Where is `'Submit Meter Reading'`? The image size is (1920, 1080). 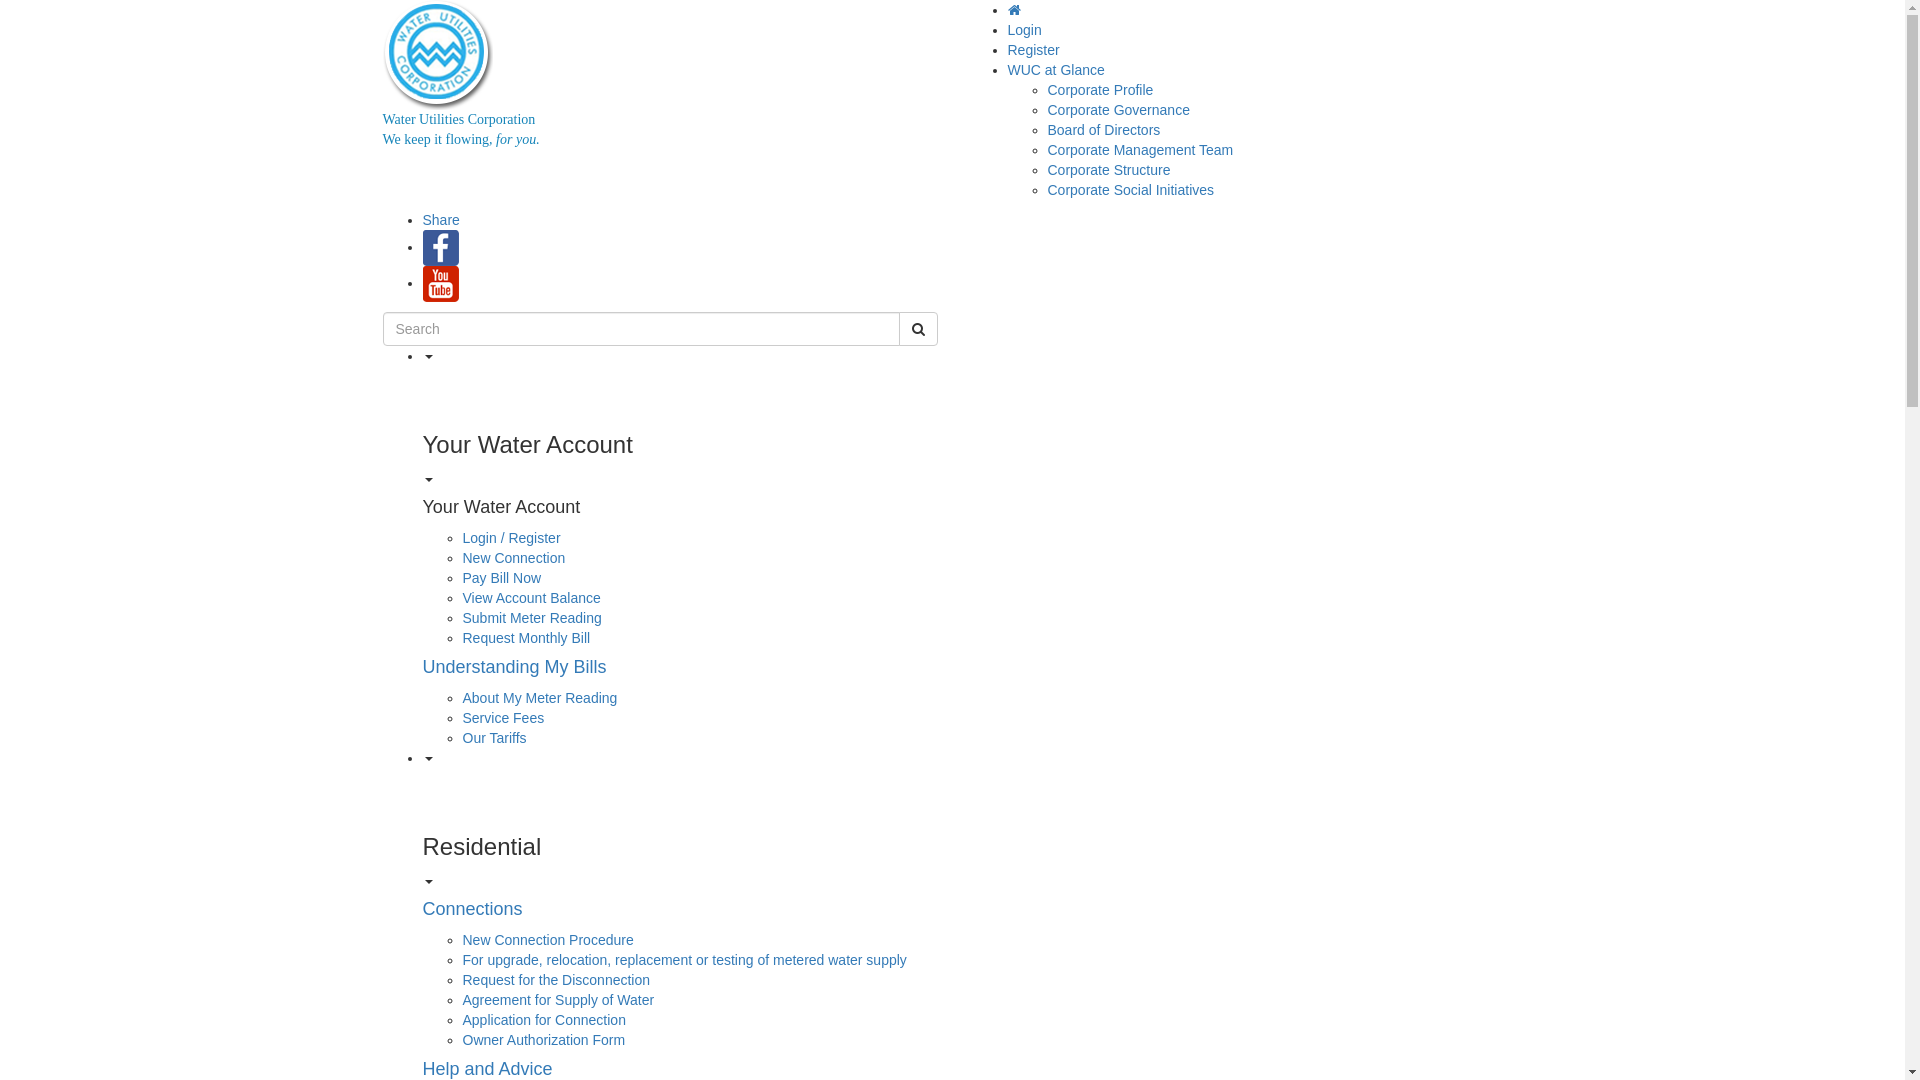
'Submit Meter Reading' is located at coordinates (531, 616).